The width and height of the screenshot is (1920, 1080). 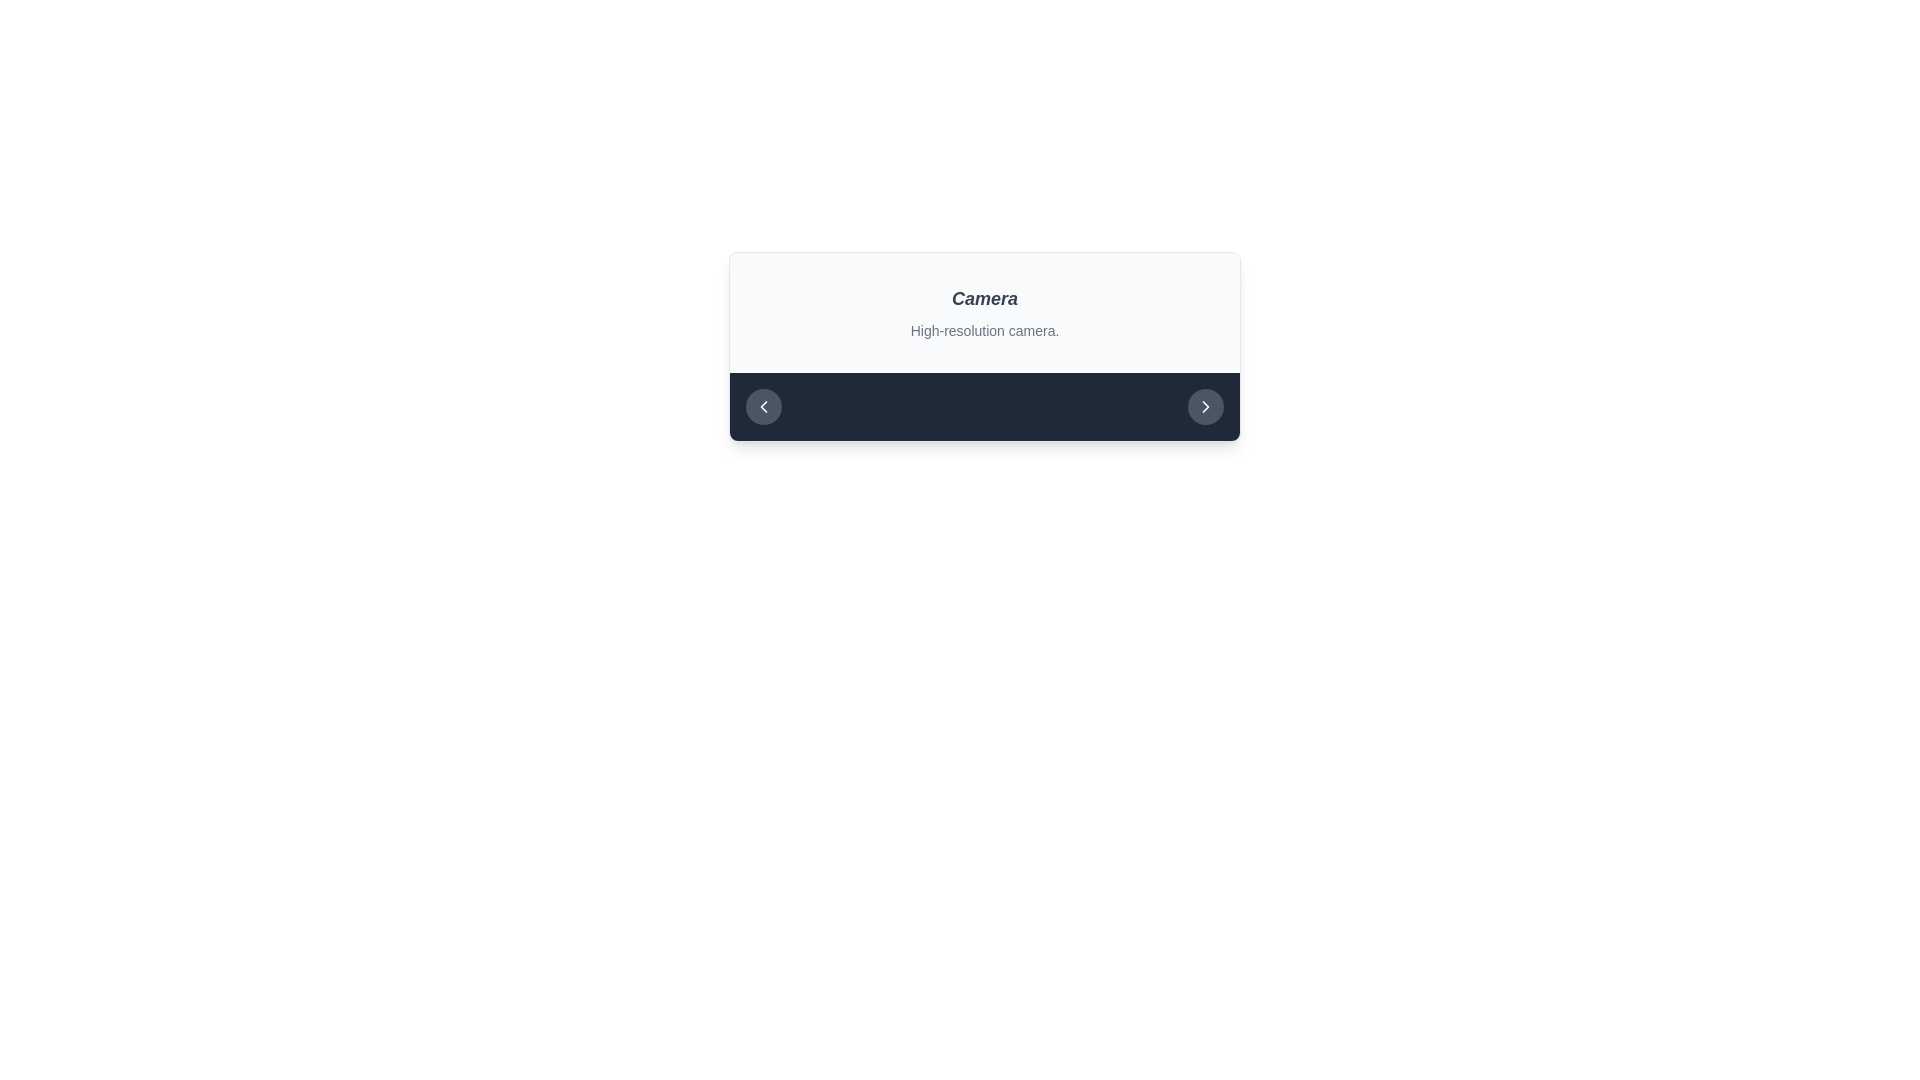 What do you see at coordinates (984, 299) in the screenshot?
I see `the title text label located at the top center of the rectangular white card, which summarizes the section's theme, above the text 'High-resolution camera.'` at bounding box center [984, 299].